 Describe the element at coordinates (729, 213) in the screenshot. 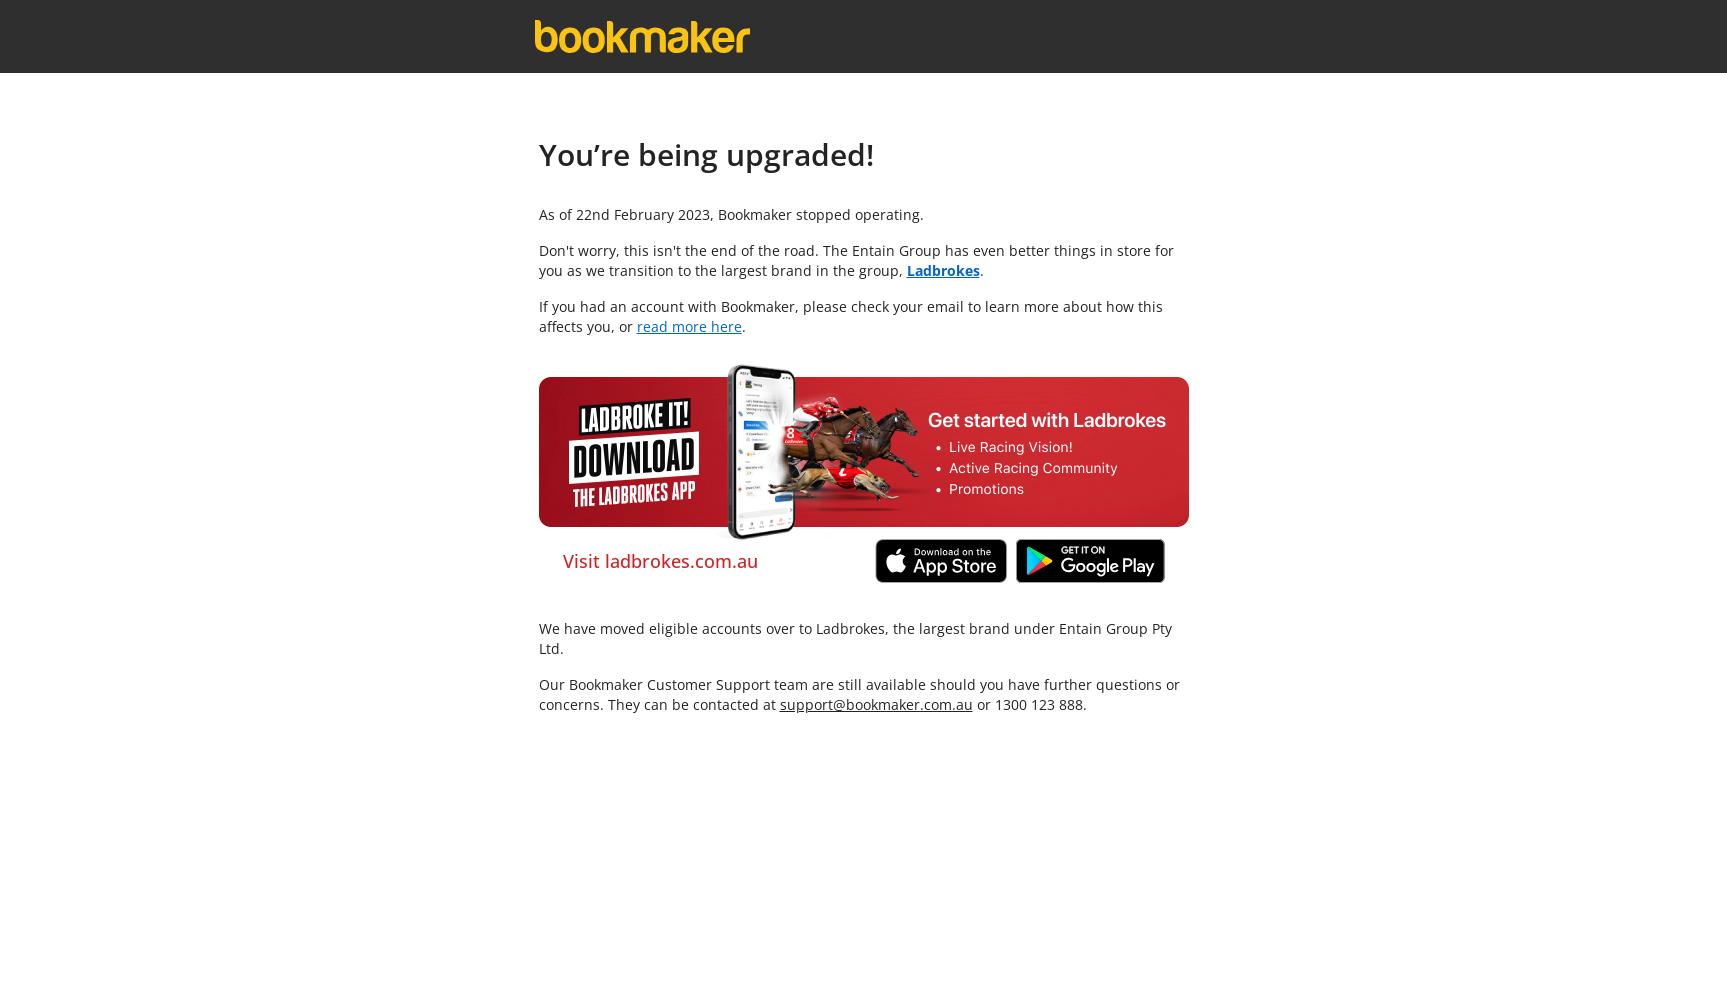

I see `'As of 22nd February 2023, Bookmaker stopped operating.'` at that location.